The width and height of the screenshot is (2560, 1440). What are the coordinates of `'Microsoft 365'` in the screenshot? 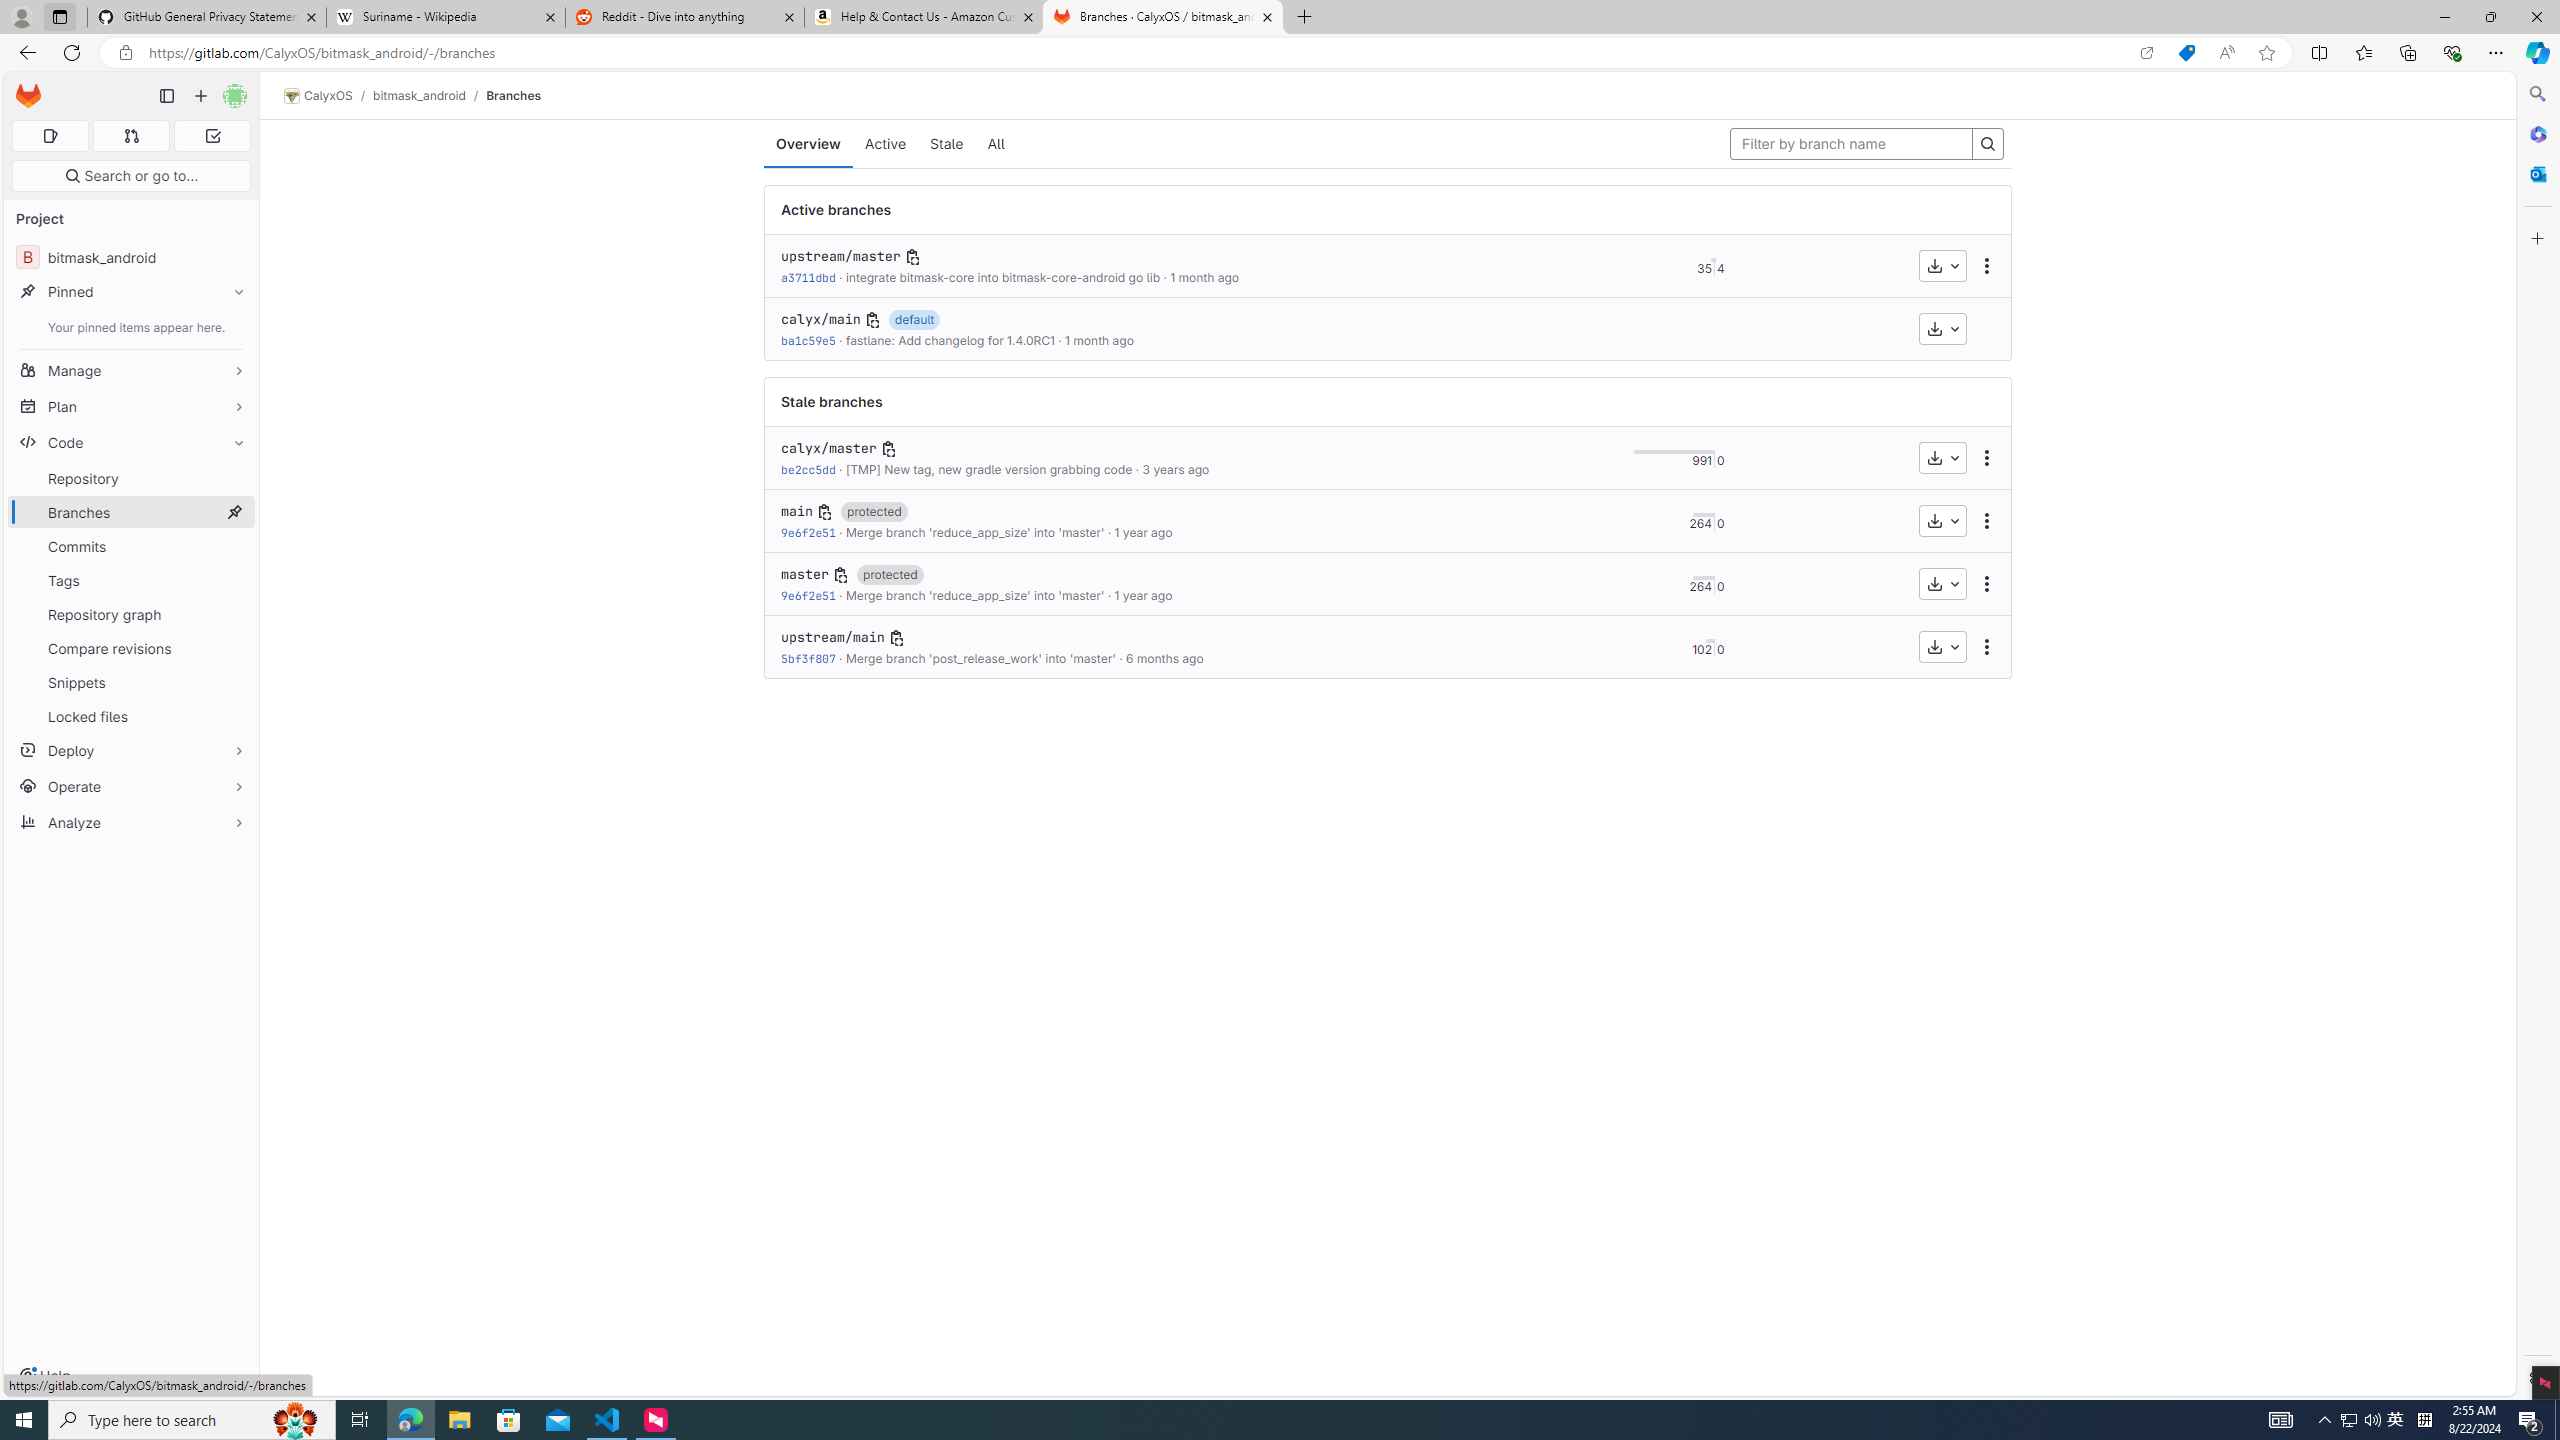 It's located at (2535, 134).